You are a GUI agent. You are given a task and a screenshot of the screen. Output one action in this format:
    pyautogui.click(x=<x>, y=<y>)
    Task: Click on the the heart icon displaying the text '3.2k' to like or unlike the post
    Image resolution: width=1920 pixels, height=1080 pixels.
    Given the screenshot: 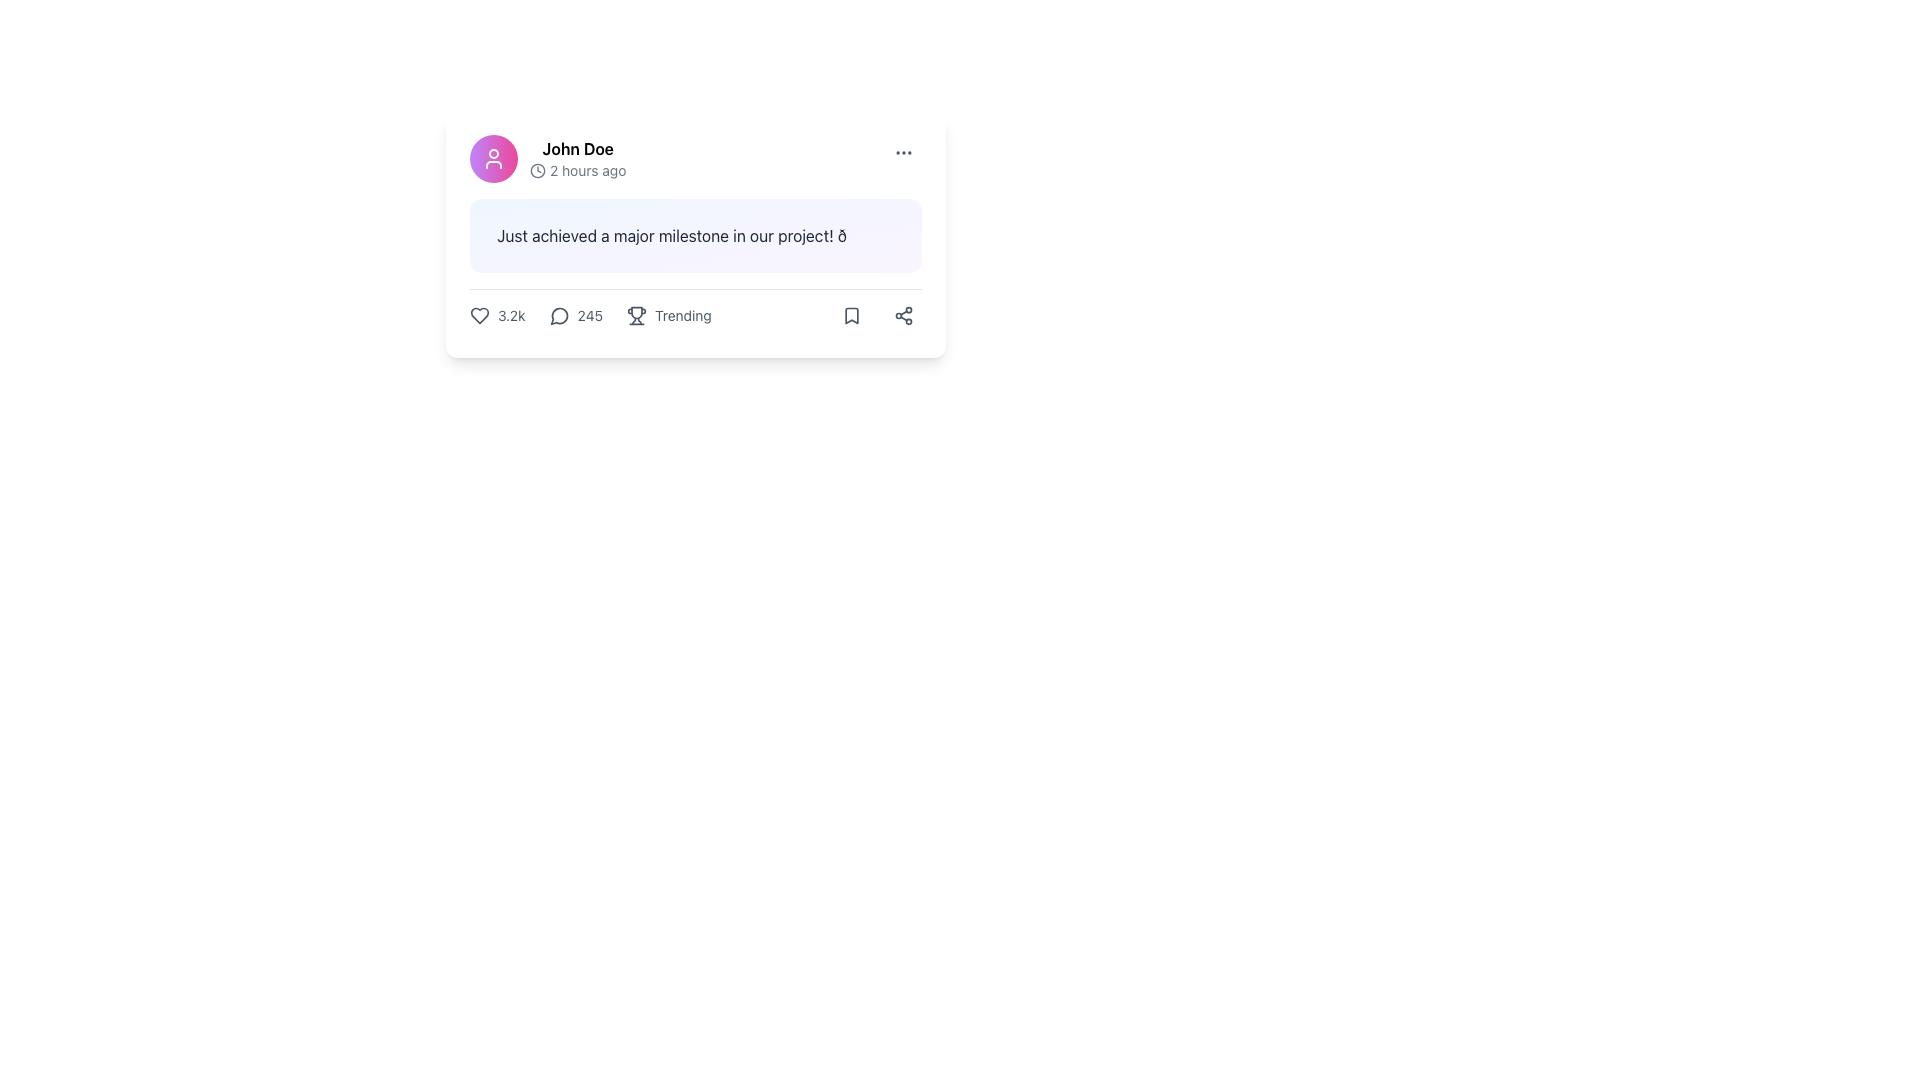 What is the action you would take?
    pyautogui.click(x=497, y=315)
    